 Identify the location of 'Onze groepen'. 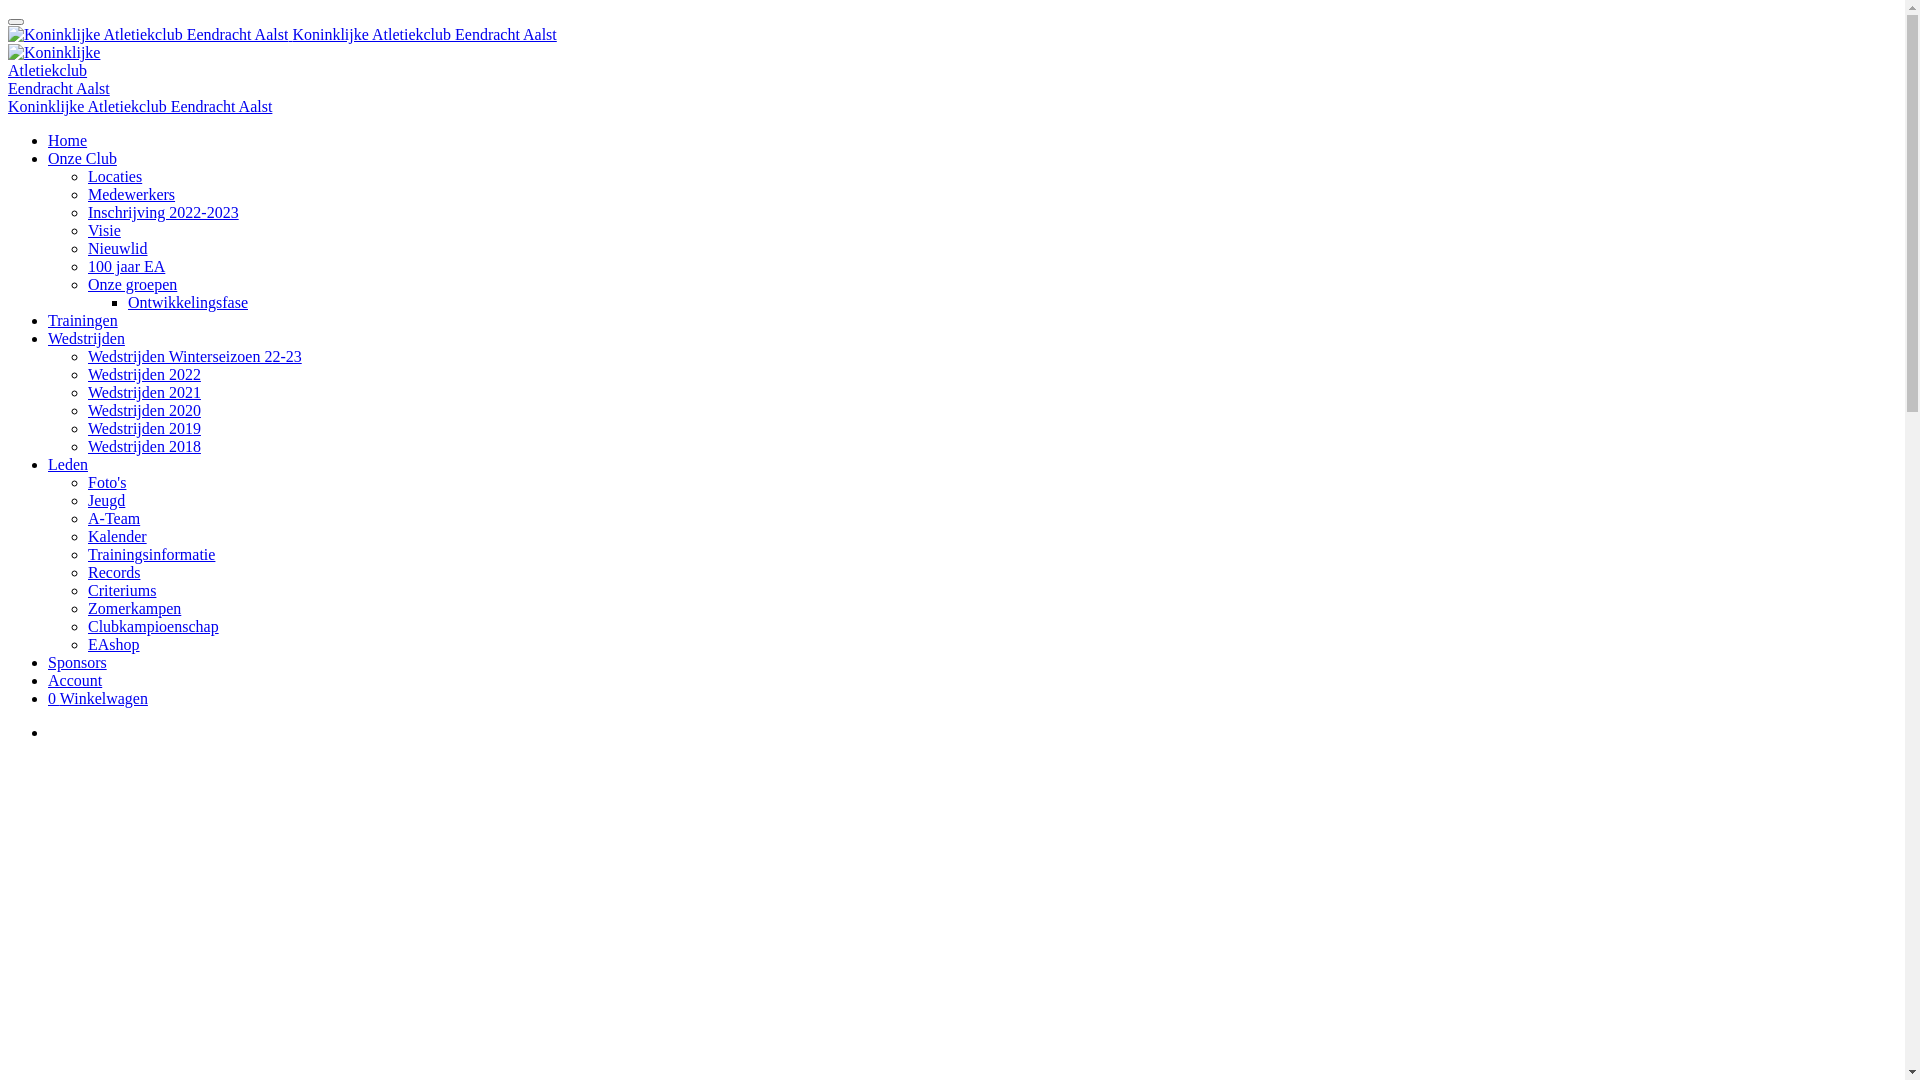
(131, 284).